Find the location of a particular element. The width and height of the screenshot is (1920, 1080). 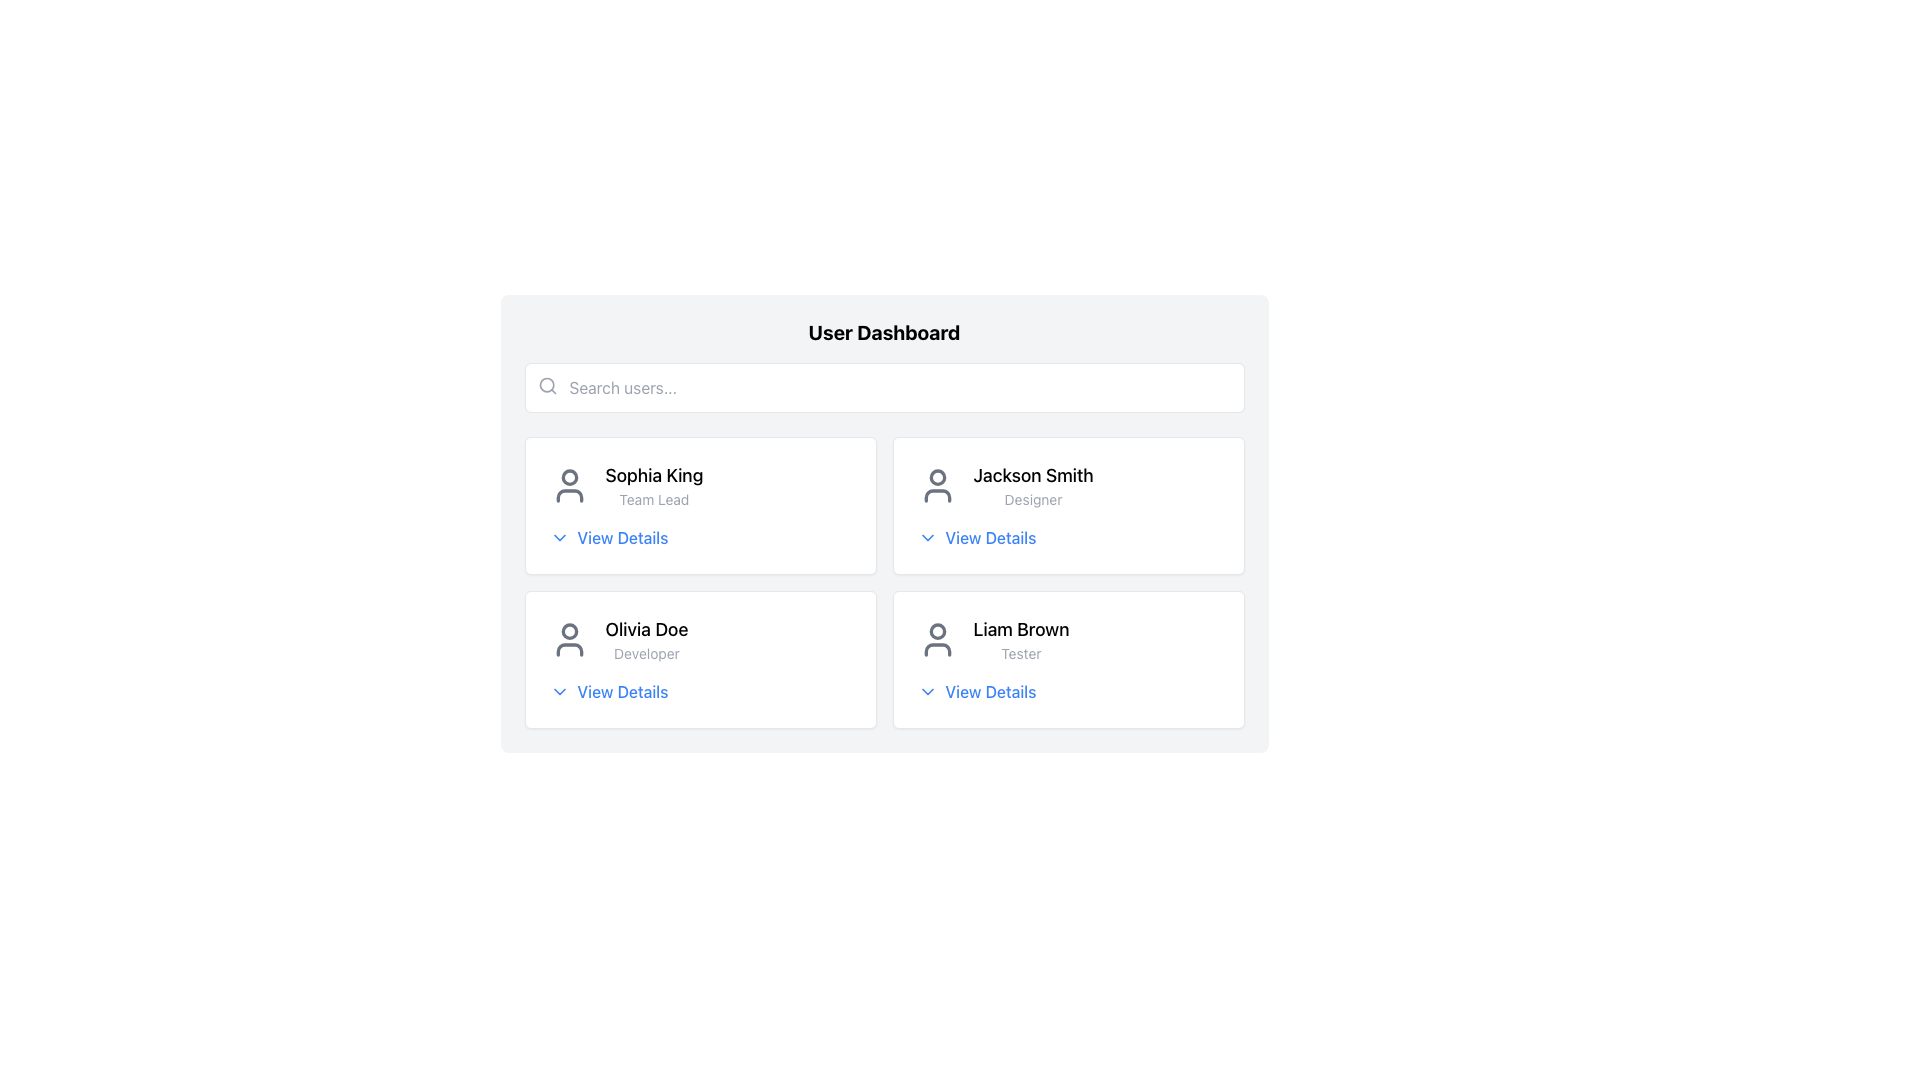

the Text Display element that shows 'Sophia King' as a header and 'Team Lead' as a subheader, located in the first user card on the left side of the grid layout is located at coordinates (654, 486).